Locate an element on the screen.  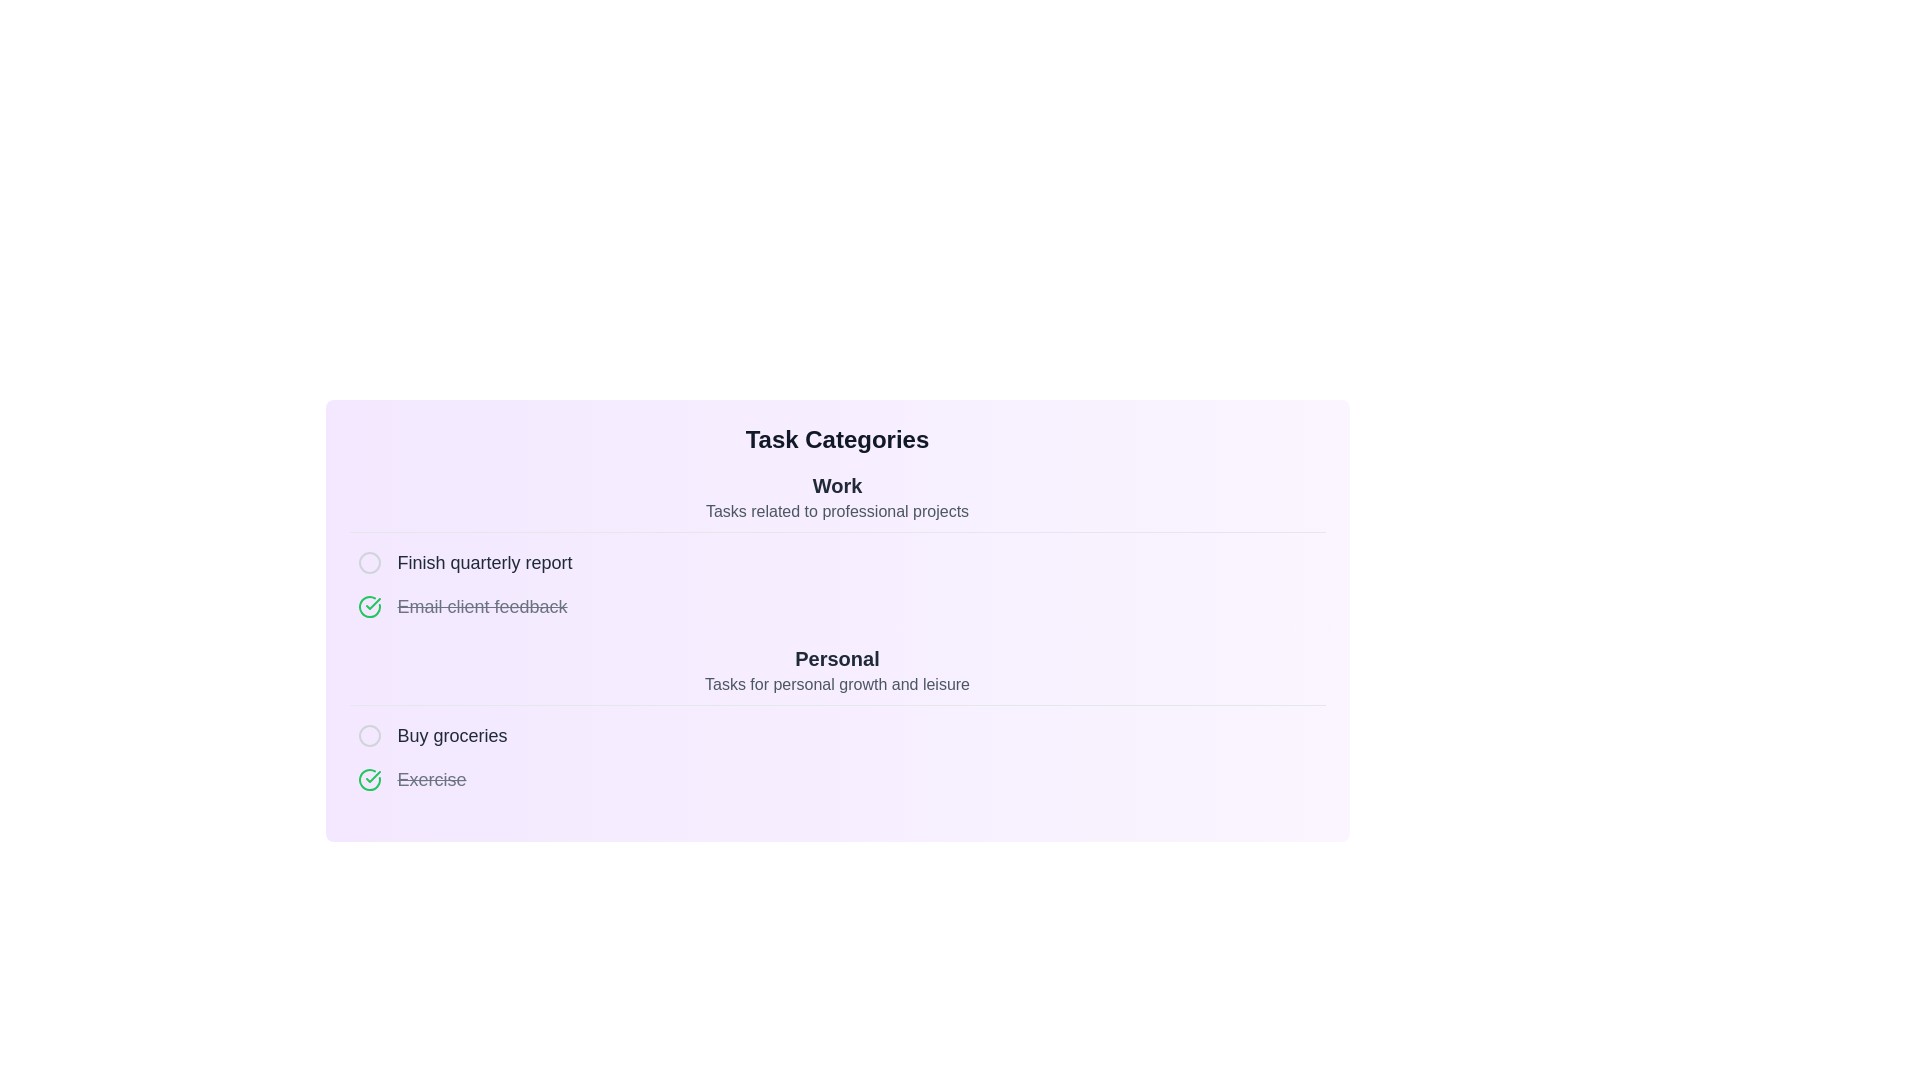
the list item with the text 'Email client feedback' and a green checkmark icon, indicating it is a completed task is located at coordinates (461, 605).